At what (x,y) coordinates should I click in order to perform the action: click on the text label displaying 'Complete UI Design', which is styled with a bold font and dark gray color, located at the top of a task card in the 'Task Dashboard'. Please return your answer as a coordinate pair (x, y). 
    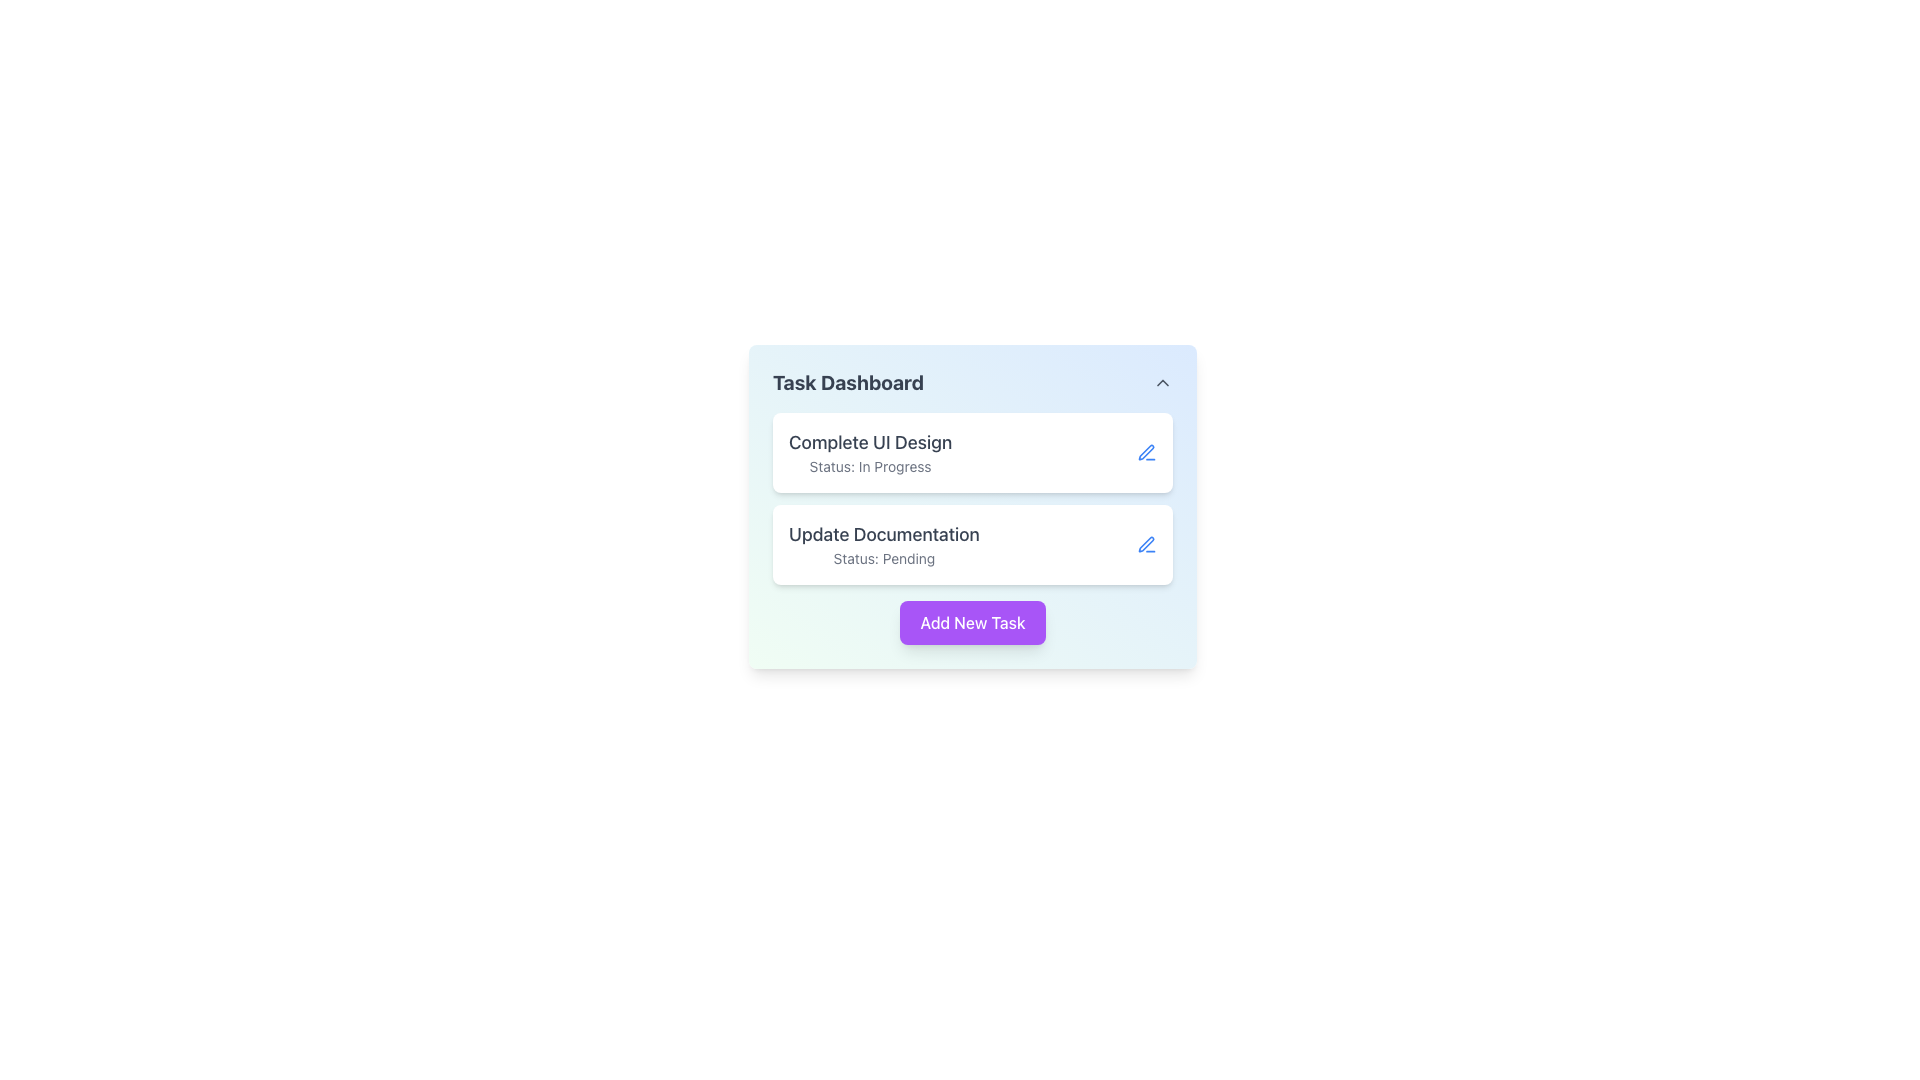
    Looking at the image, I should click on (870, 442).